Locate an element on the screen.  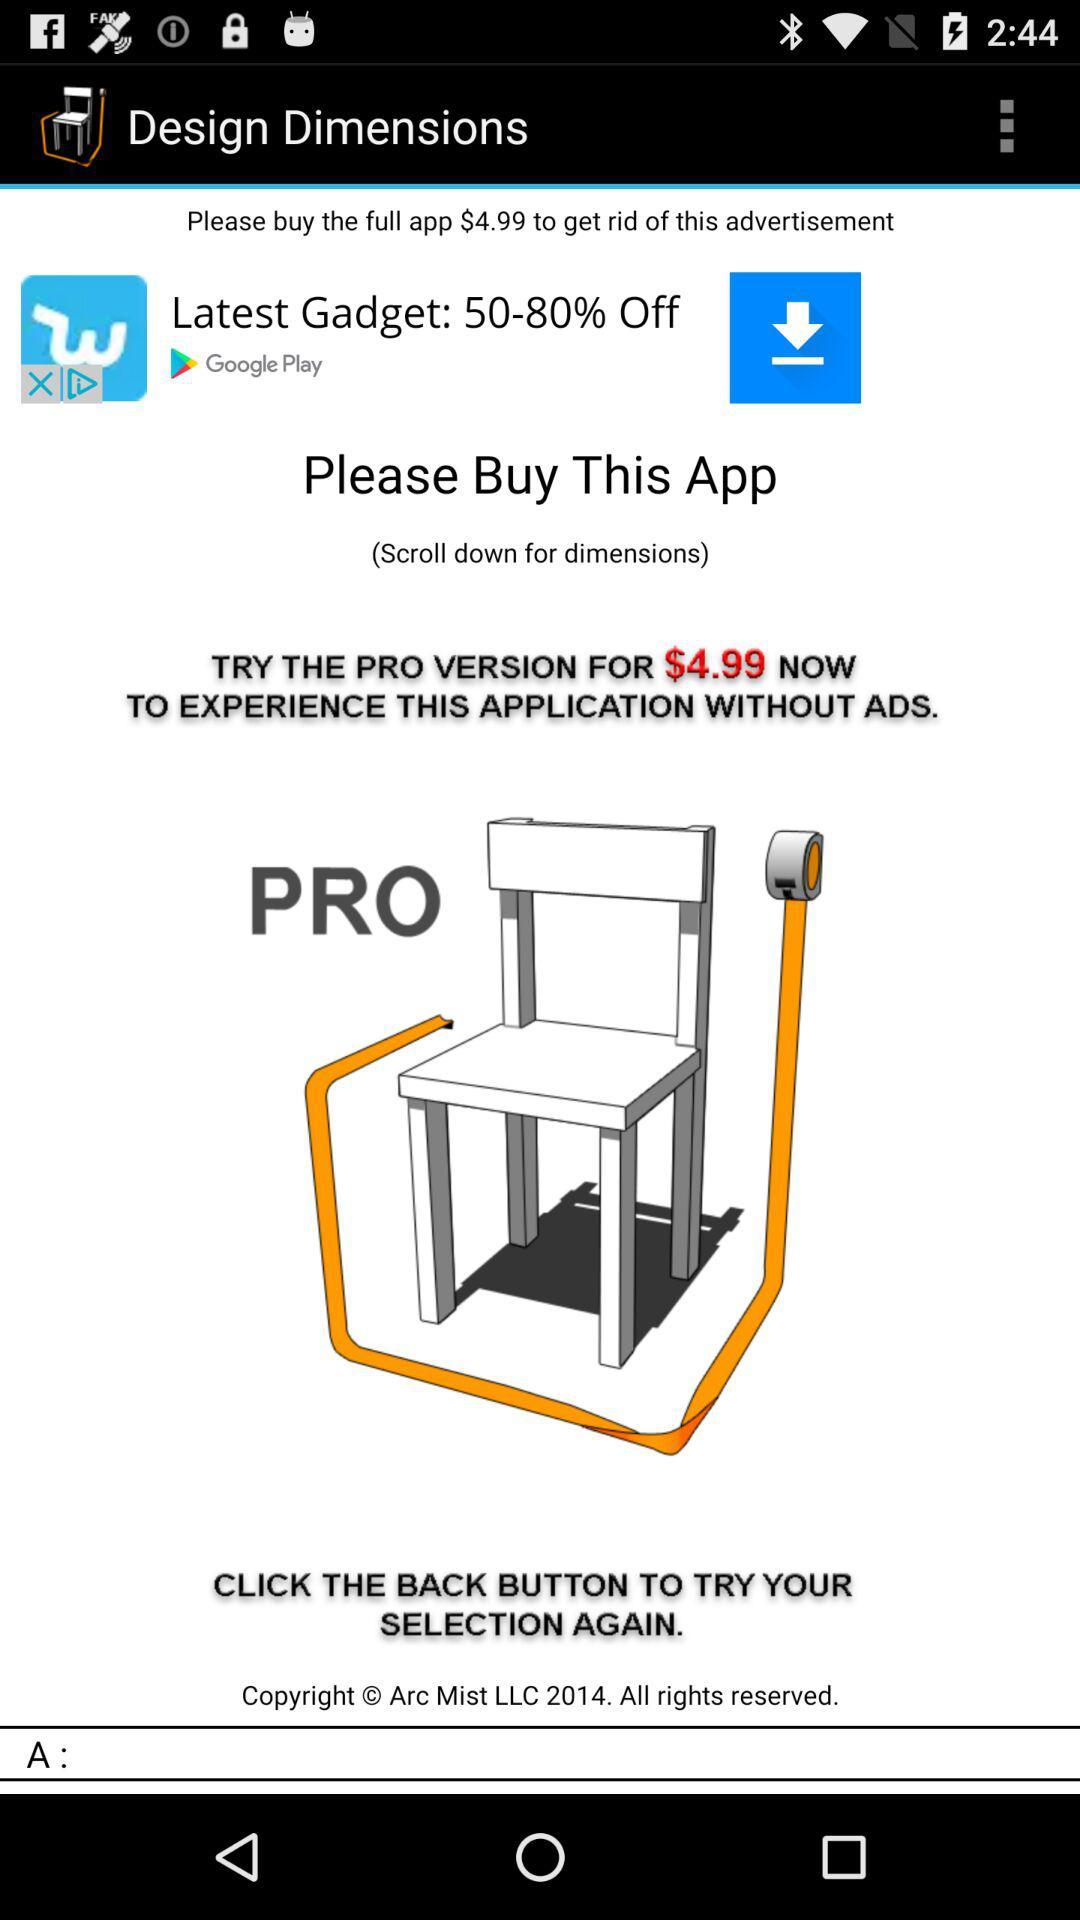
item below scroll down for is located at coordinates (540, 1123).